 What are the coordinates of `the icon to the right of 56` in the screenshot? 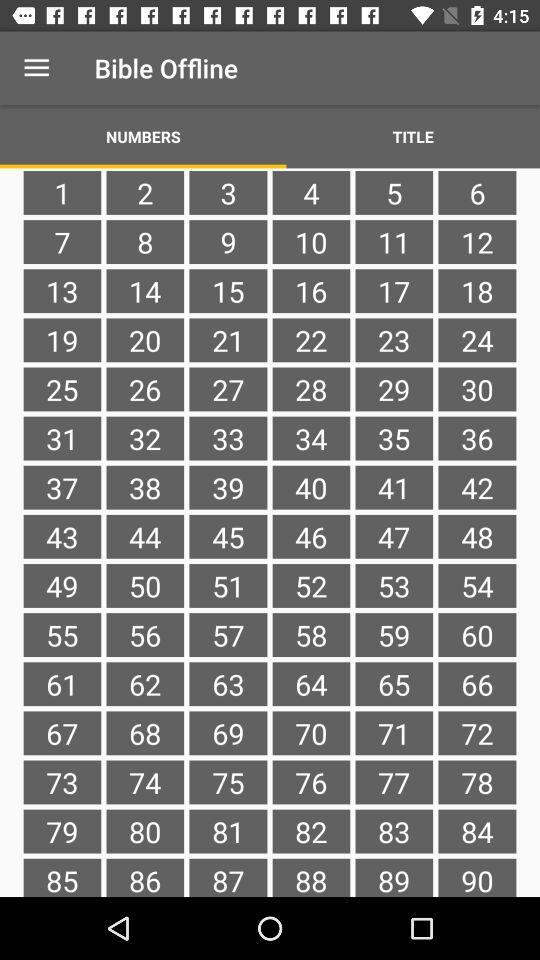 It's located at (227, 684).